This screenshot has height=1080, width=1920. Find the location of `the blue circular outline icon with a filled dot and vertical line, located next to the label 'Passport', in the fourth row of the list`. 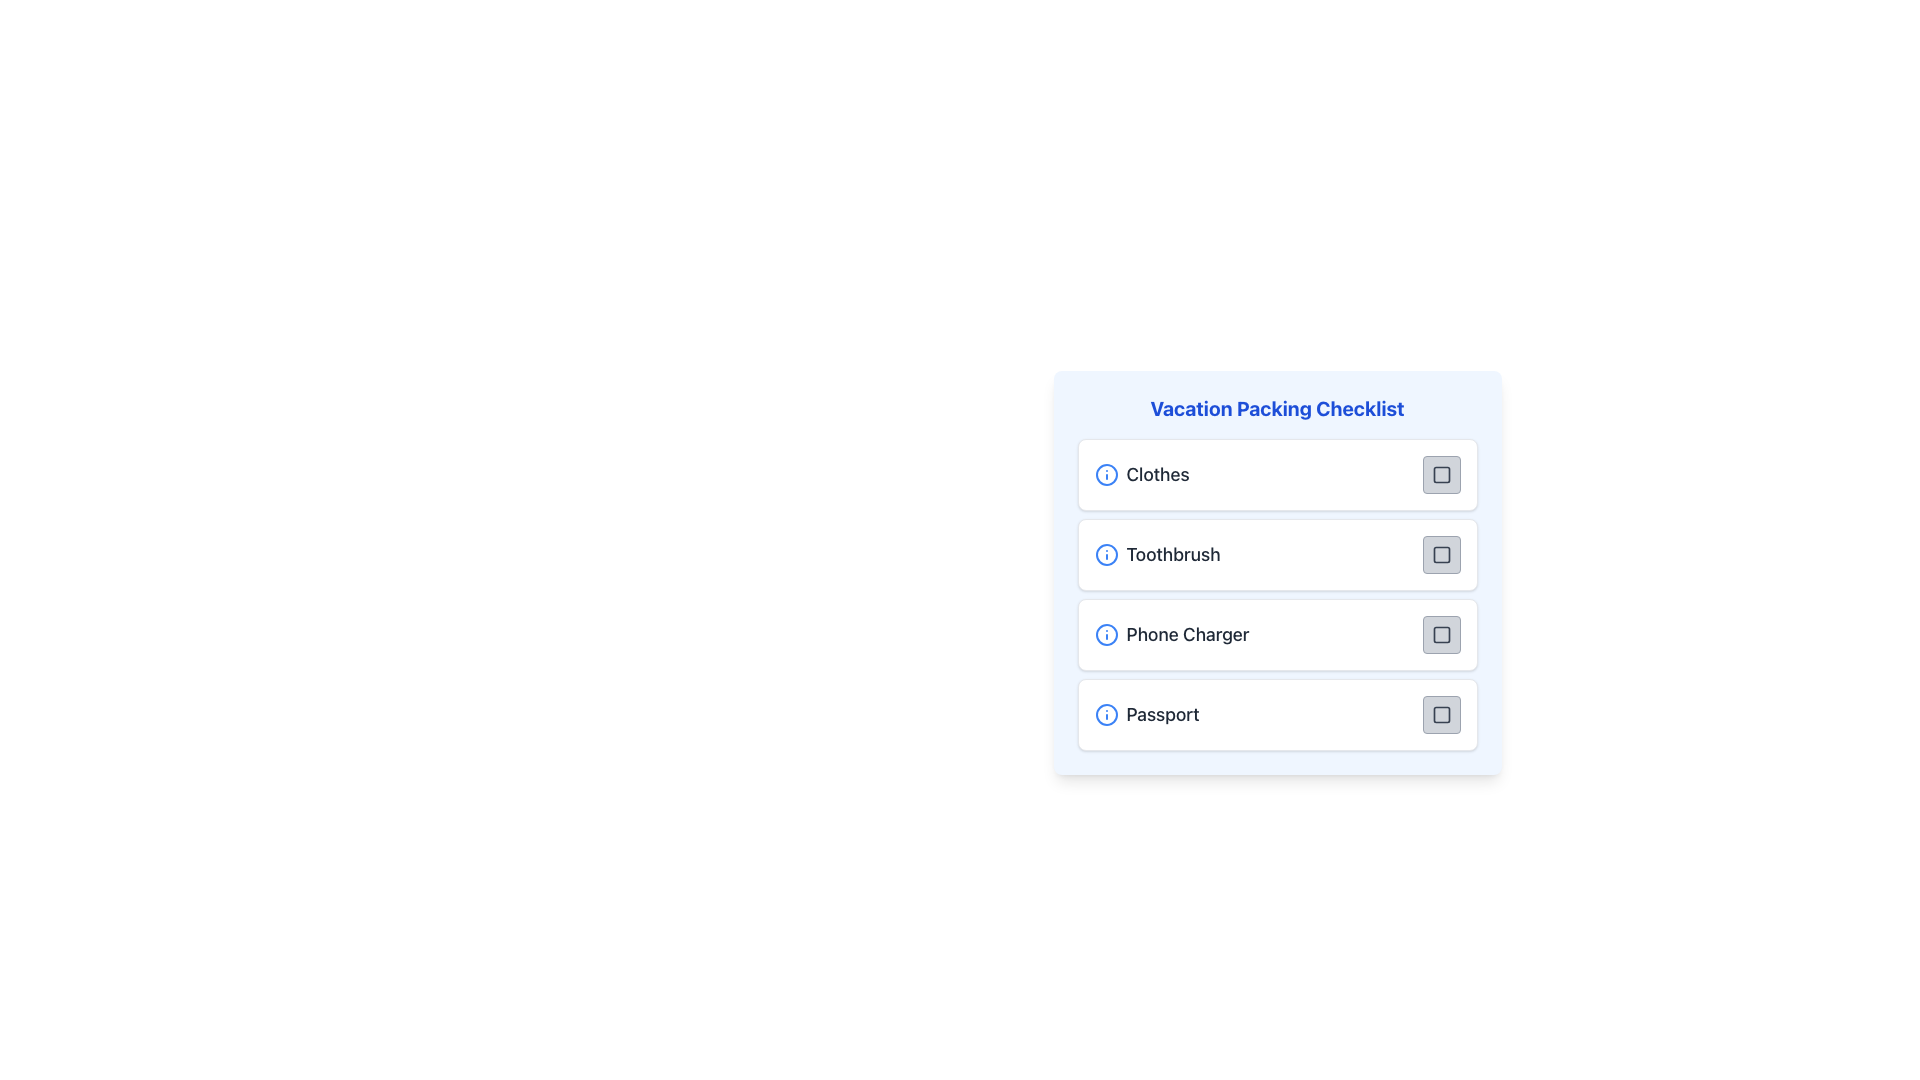

the blue circular outline icon with a filled dot and vertical line, located next to the label 'Passport', in the fourth row of the list is located at coordinates (1105, 713).